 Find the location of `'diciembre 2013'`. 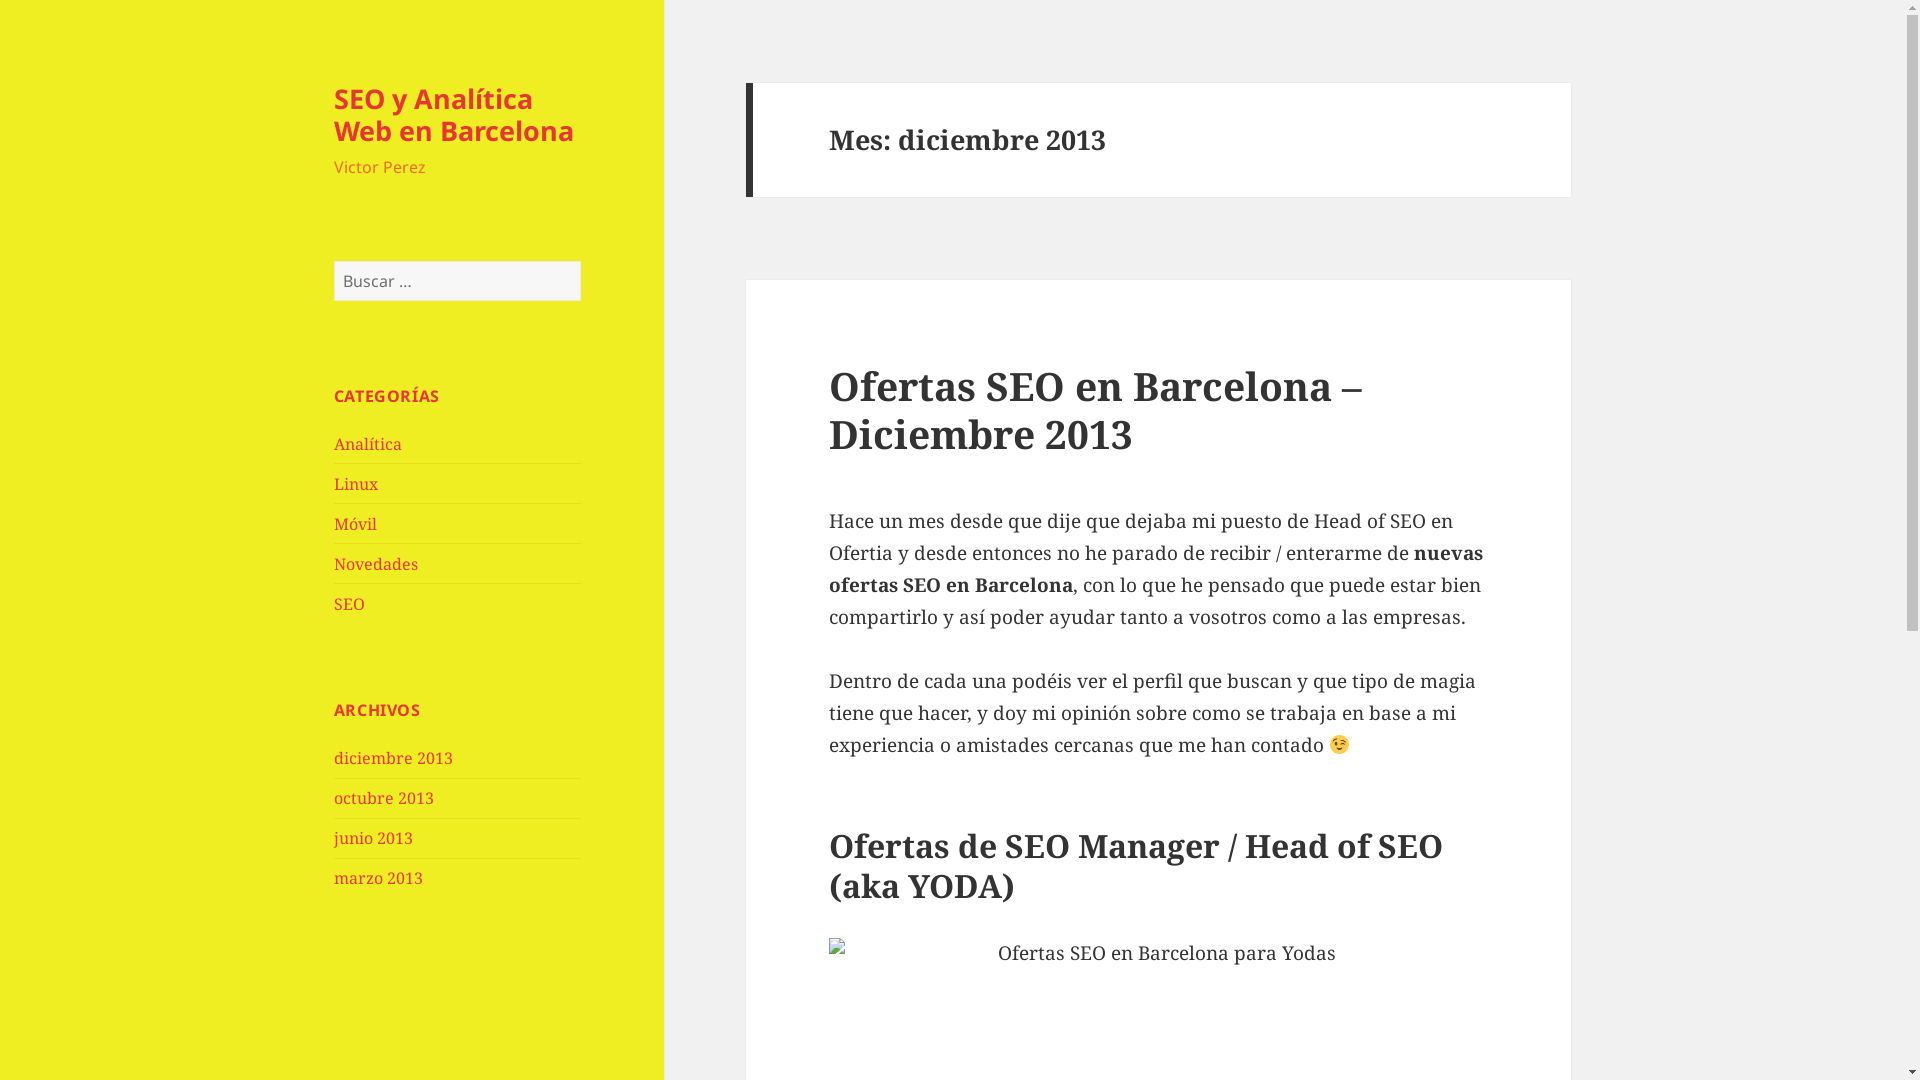

'diciembre 2013' is located at coordinates (393, 758).